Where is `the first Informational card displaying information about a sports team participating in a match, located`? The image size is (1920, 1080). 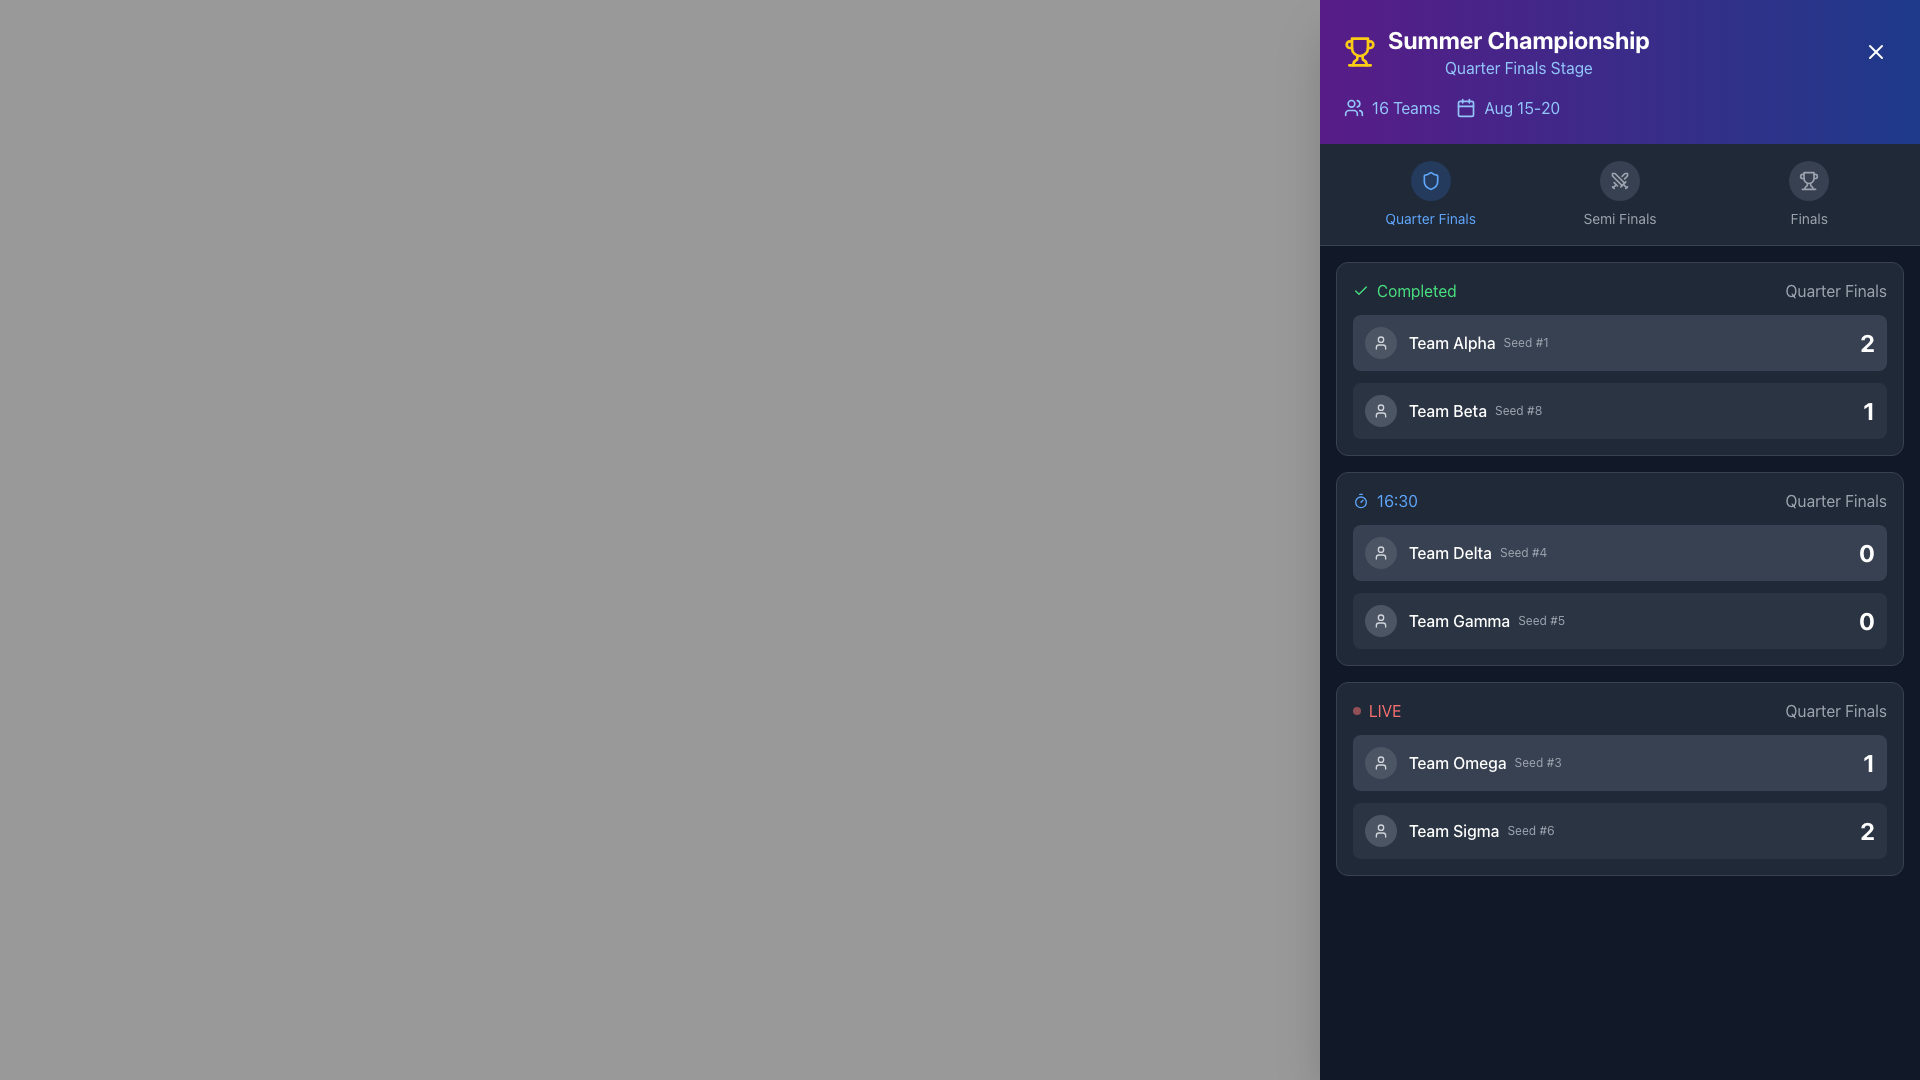
the first Informational card displaying information about a sports team participating in a match, located is located at coordinates (1620, 763).